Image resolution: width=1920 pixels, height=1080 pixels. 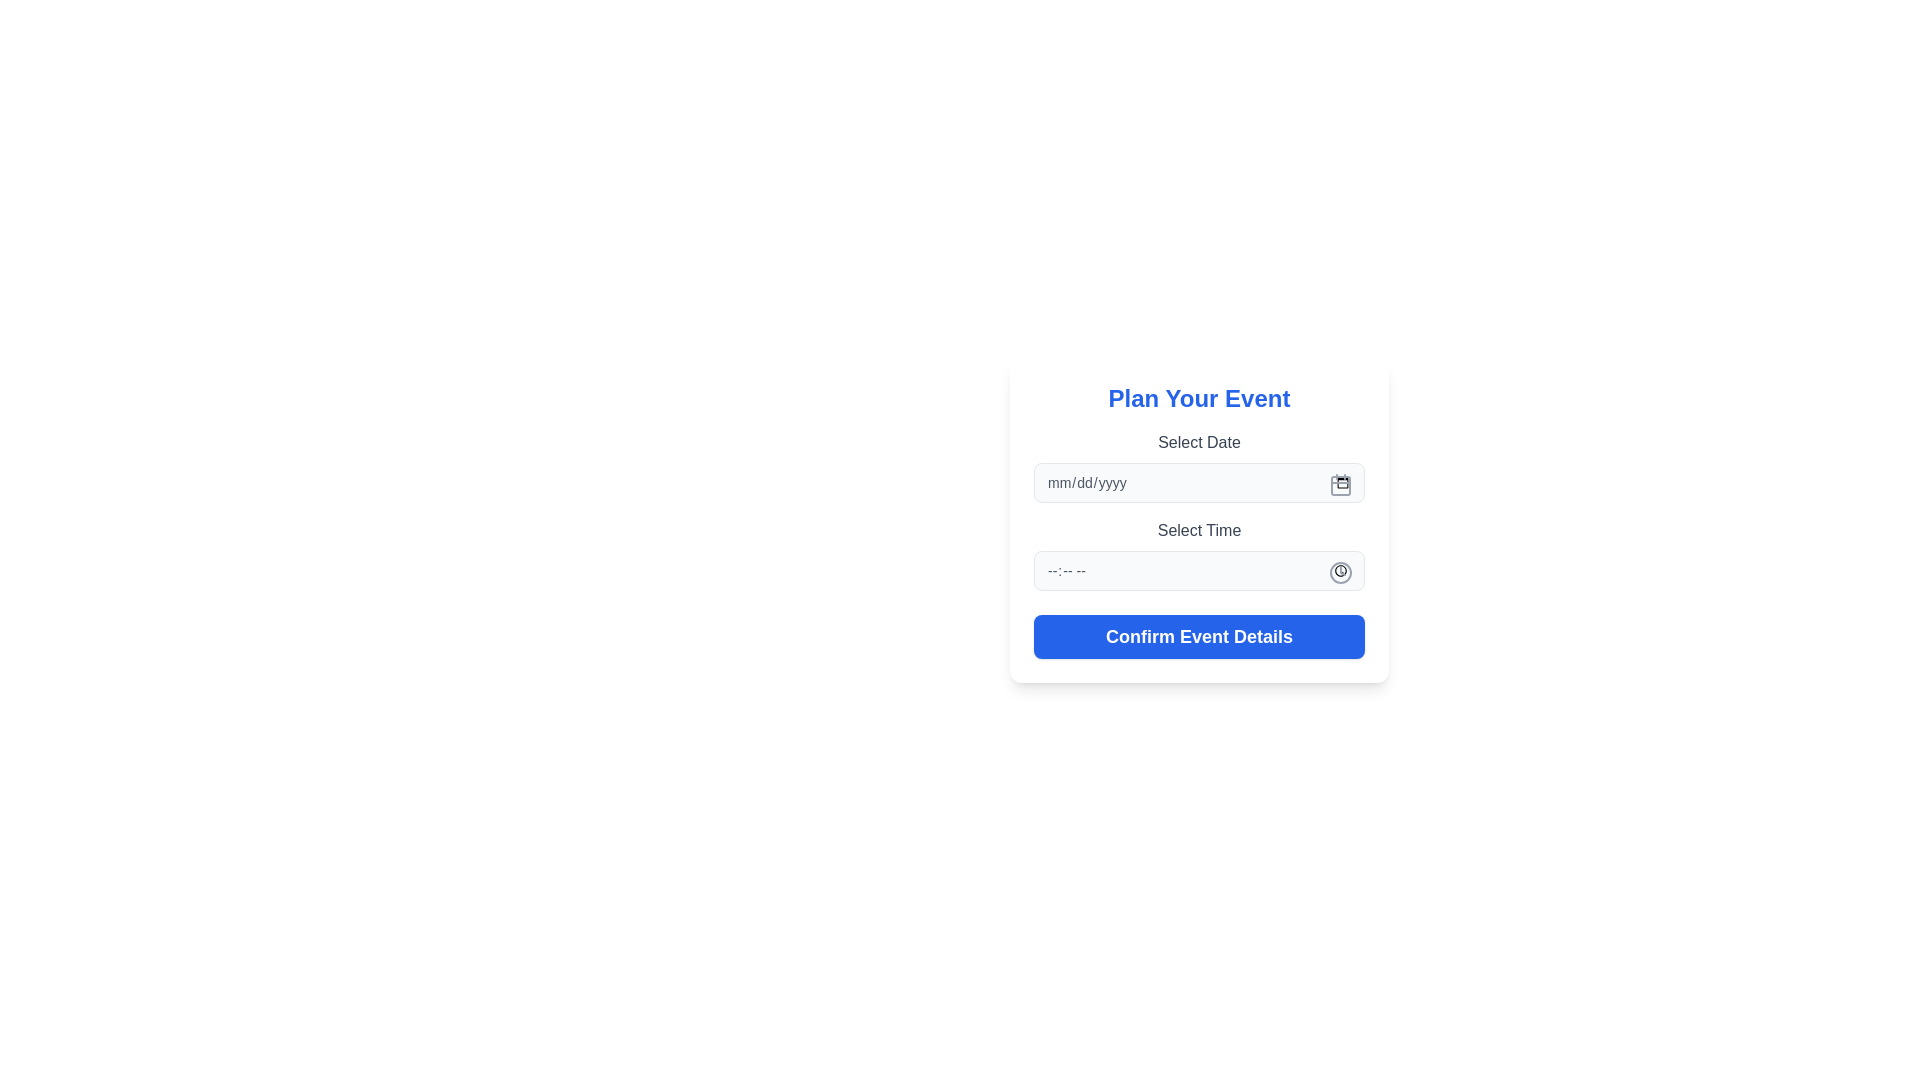 What do you see at coordinates (1199, 398) in the screenshot?
I see `the heading text 'Plan Your Event', which is styled with a bold font and blue color, positioned at the top of a card interface` at bounding box center [1199, 398].